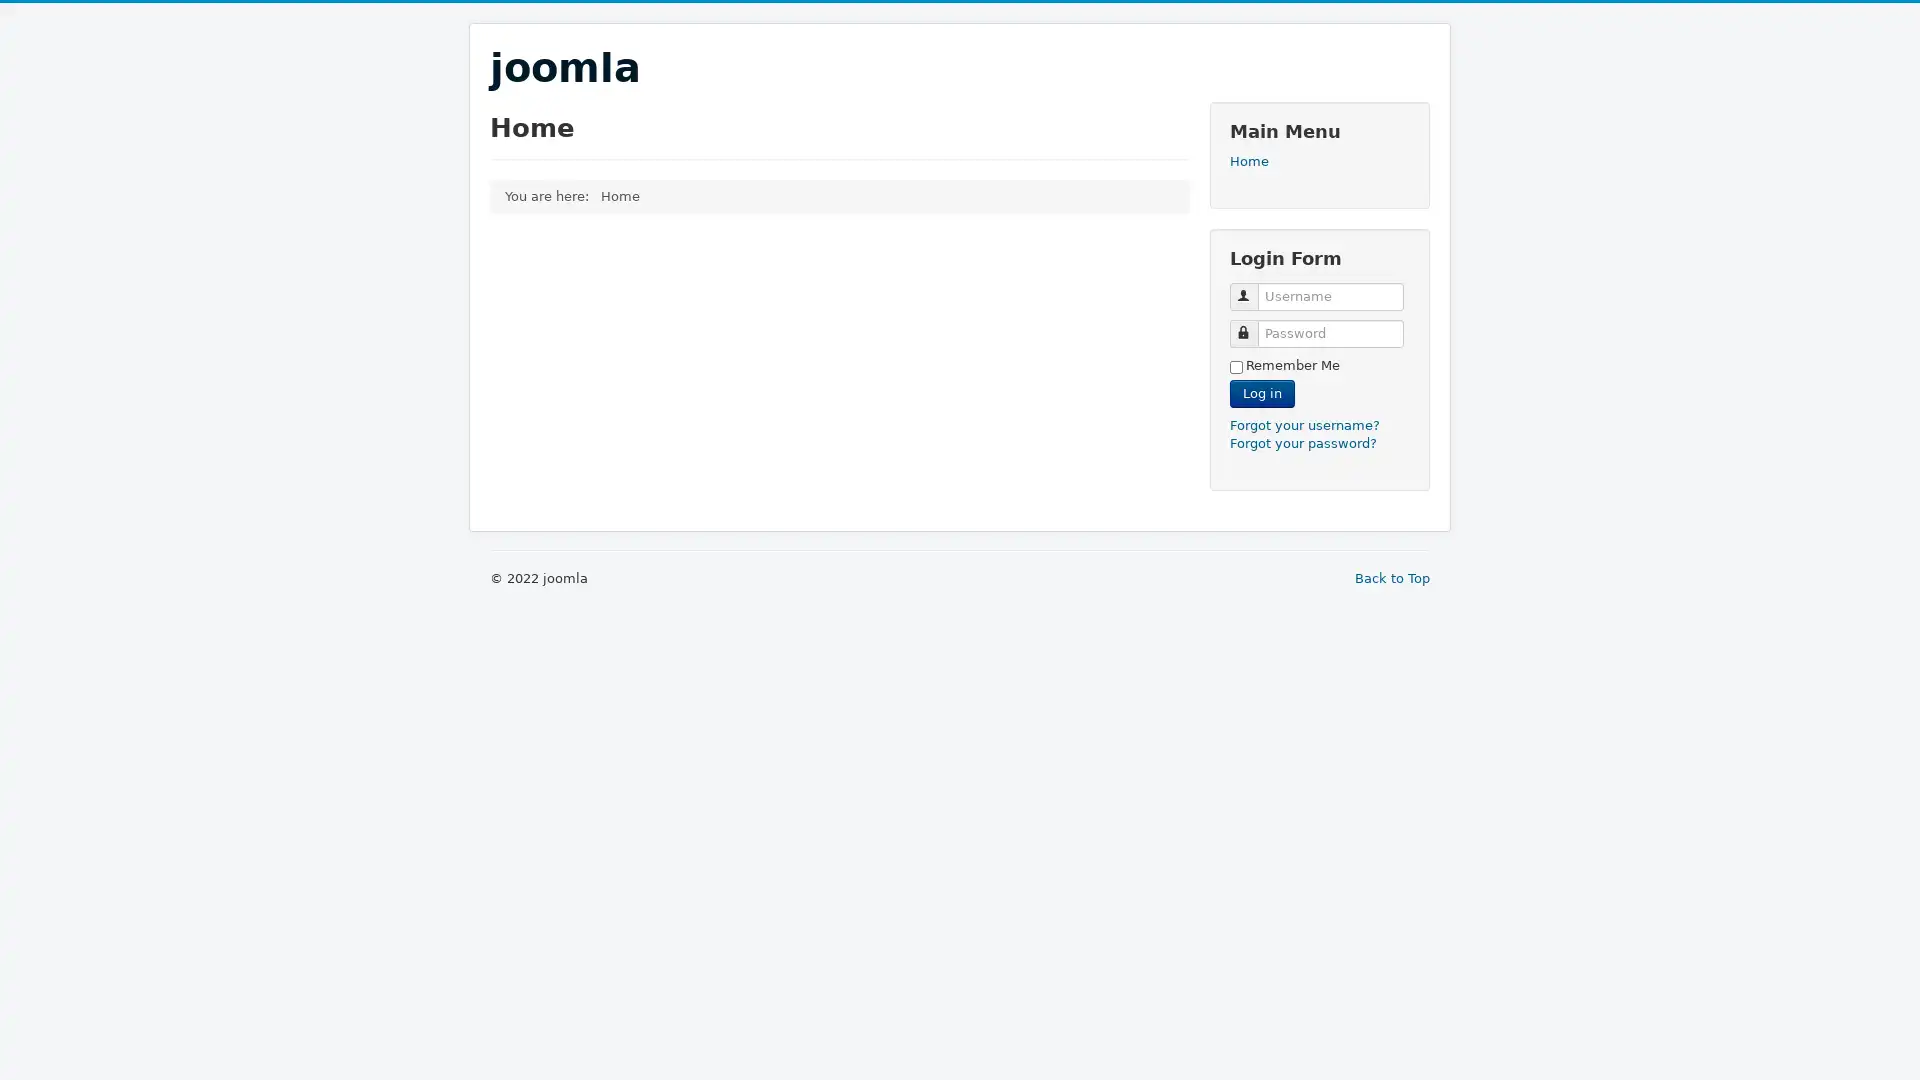  I want to click on Log in, so click(1261, 393).